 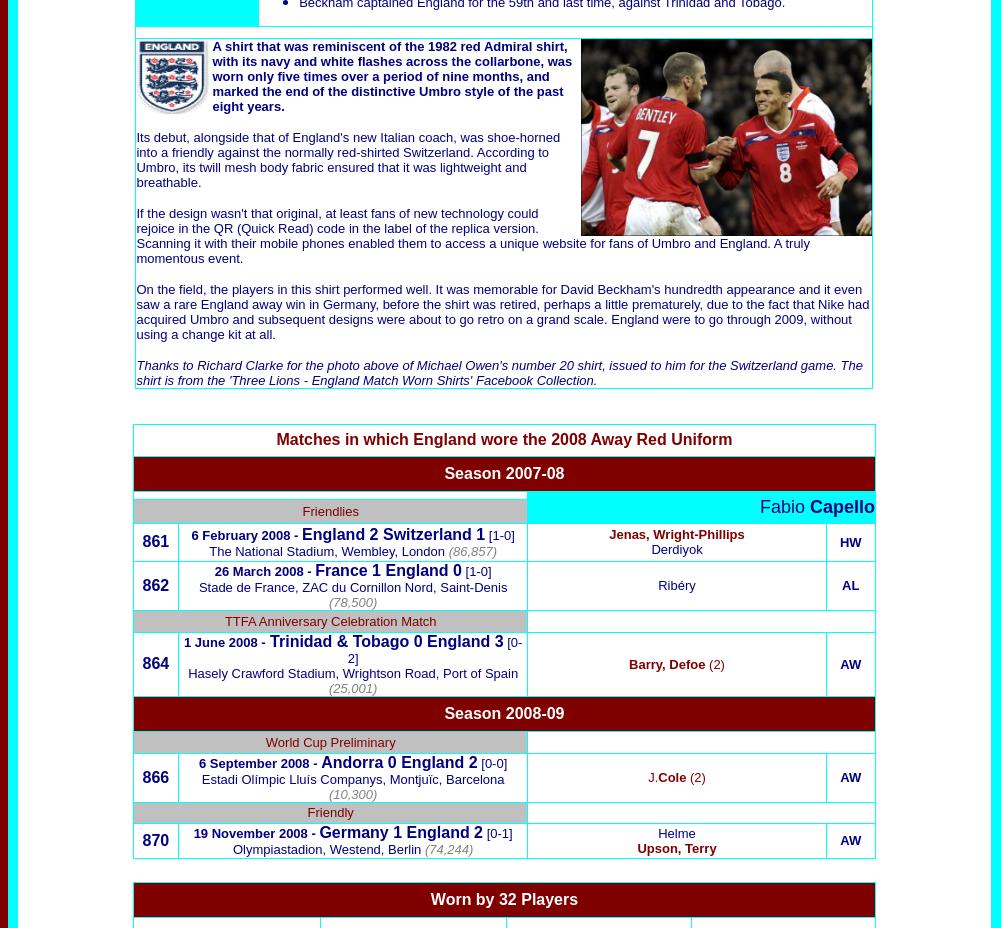 What do you see at coordinates (372, 777) in the screenshot?
I see `'s 
	Companys, Montjuïc'` at bounding box center [372, 777].